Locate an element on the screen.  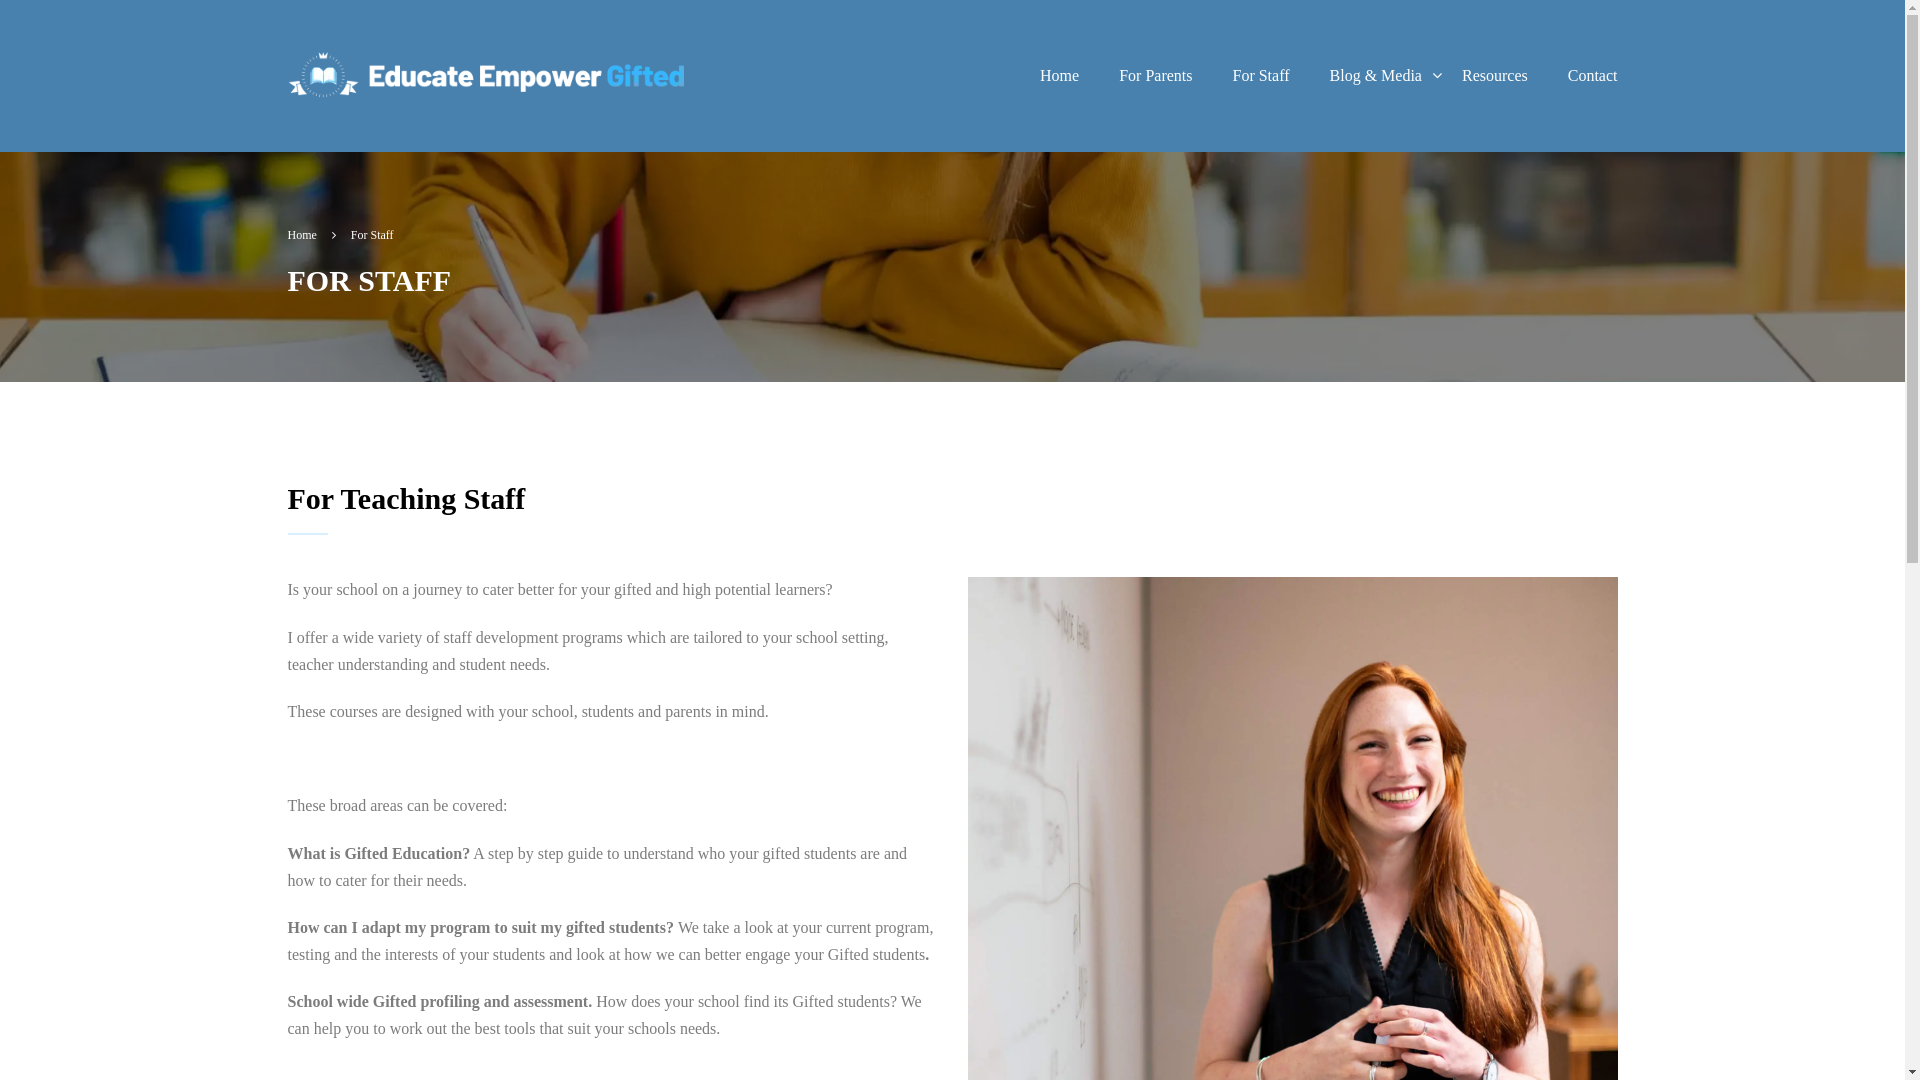
'Blog & Media' is located at coordinates (1375, 75).